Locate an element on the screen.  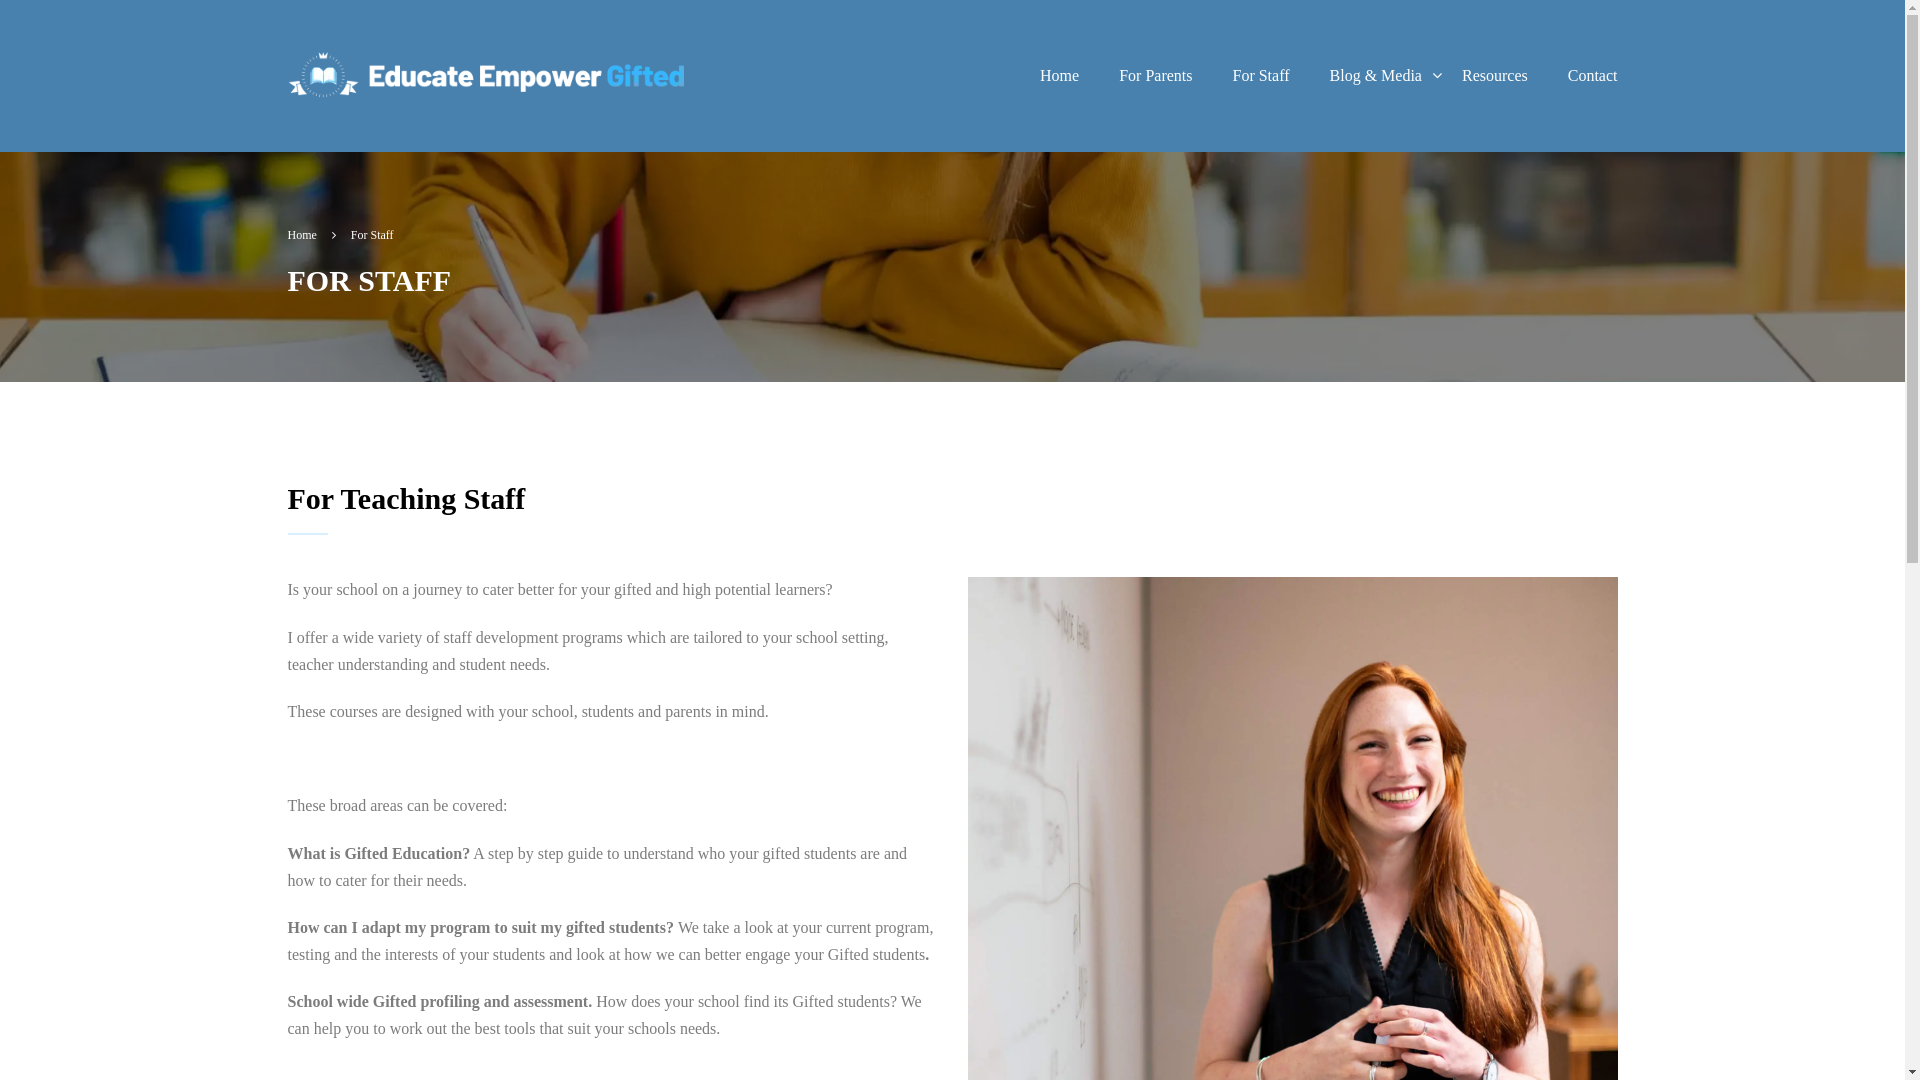
'Blog & Media' is located at coordinates (1375, 75).